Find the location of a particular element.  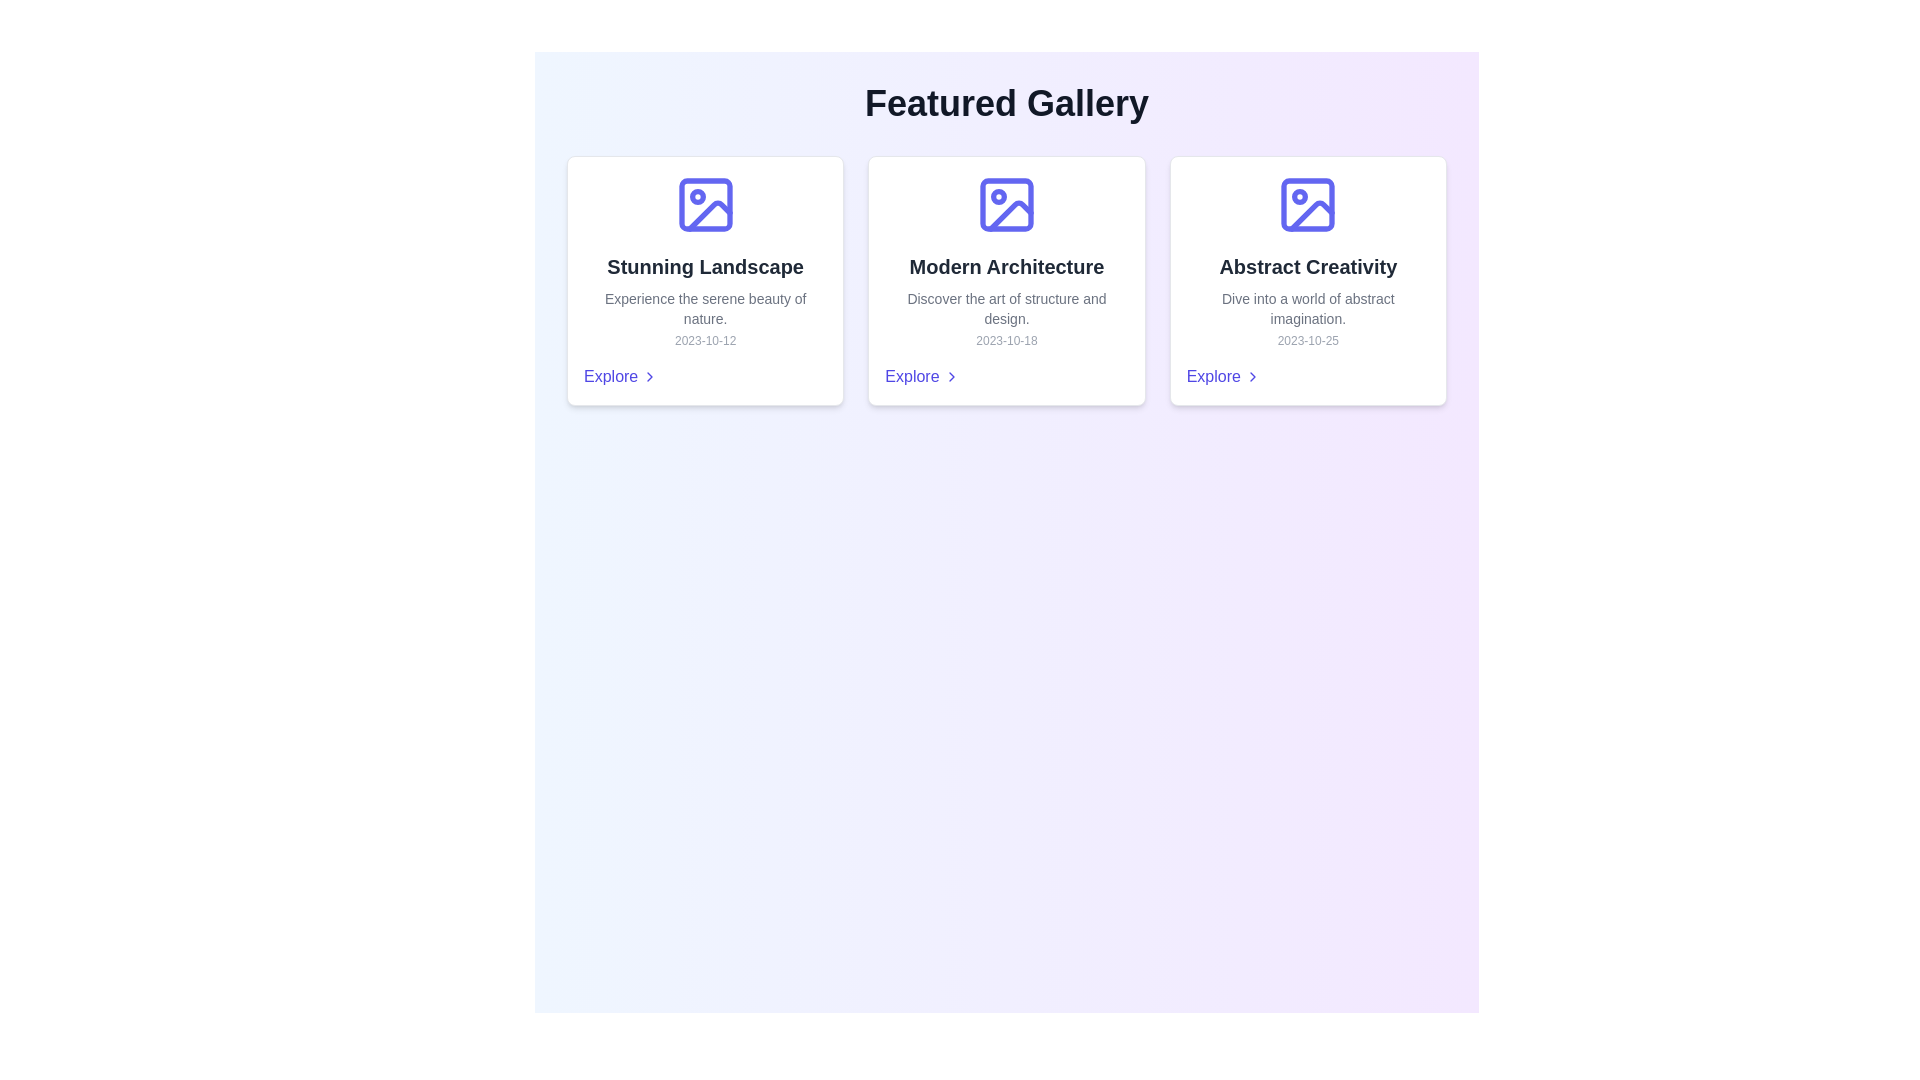

descriptive text label providing insight into 'Abstract Creativity,' located in the third card, centered below the title and above the date text is located at coordinates (1308, 308).